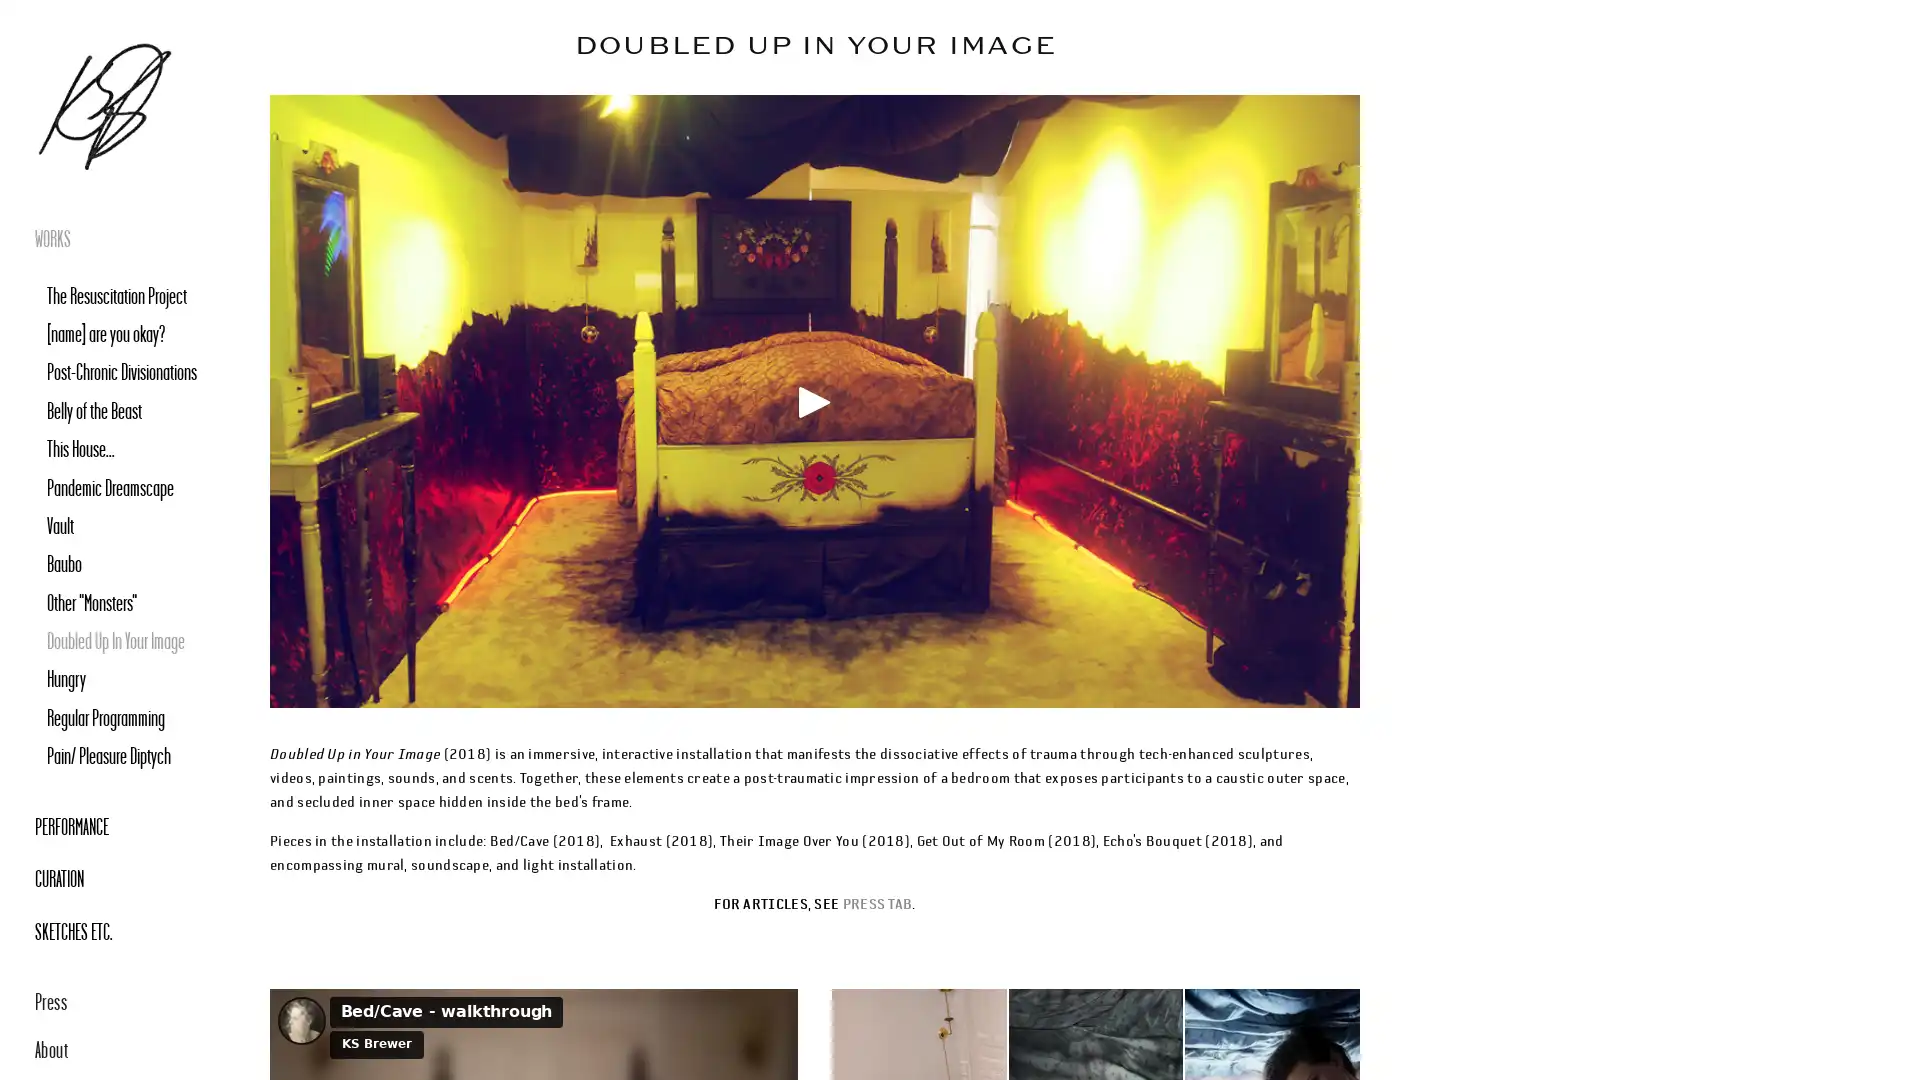 This screenshot has width=1920, height=1080. Describe the element at coordinates (815, 401) in the screenshot. I see `Play` at that location.